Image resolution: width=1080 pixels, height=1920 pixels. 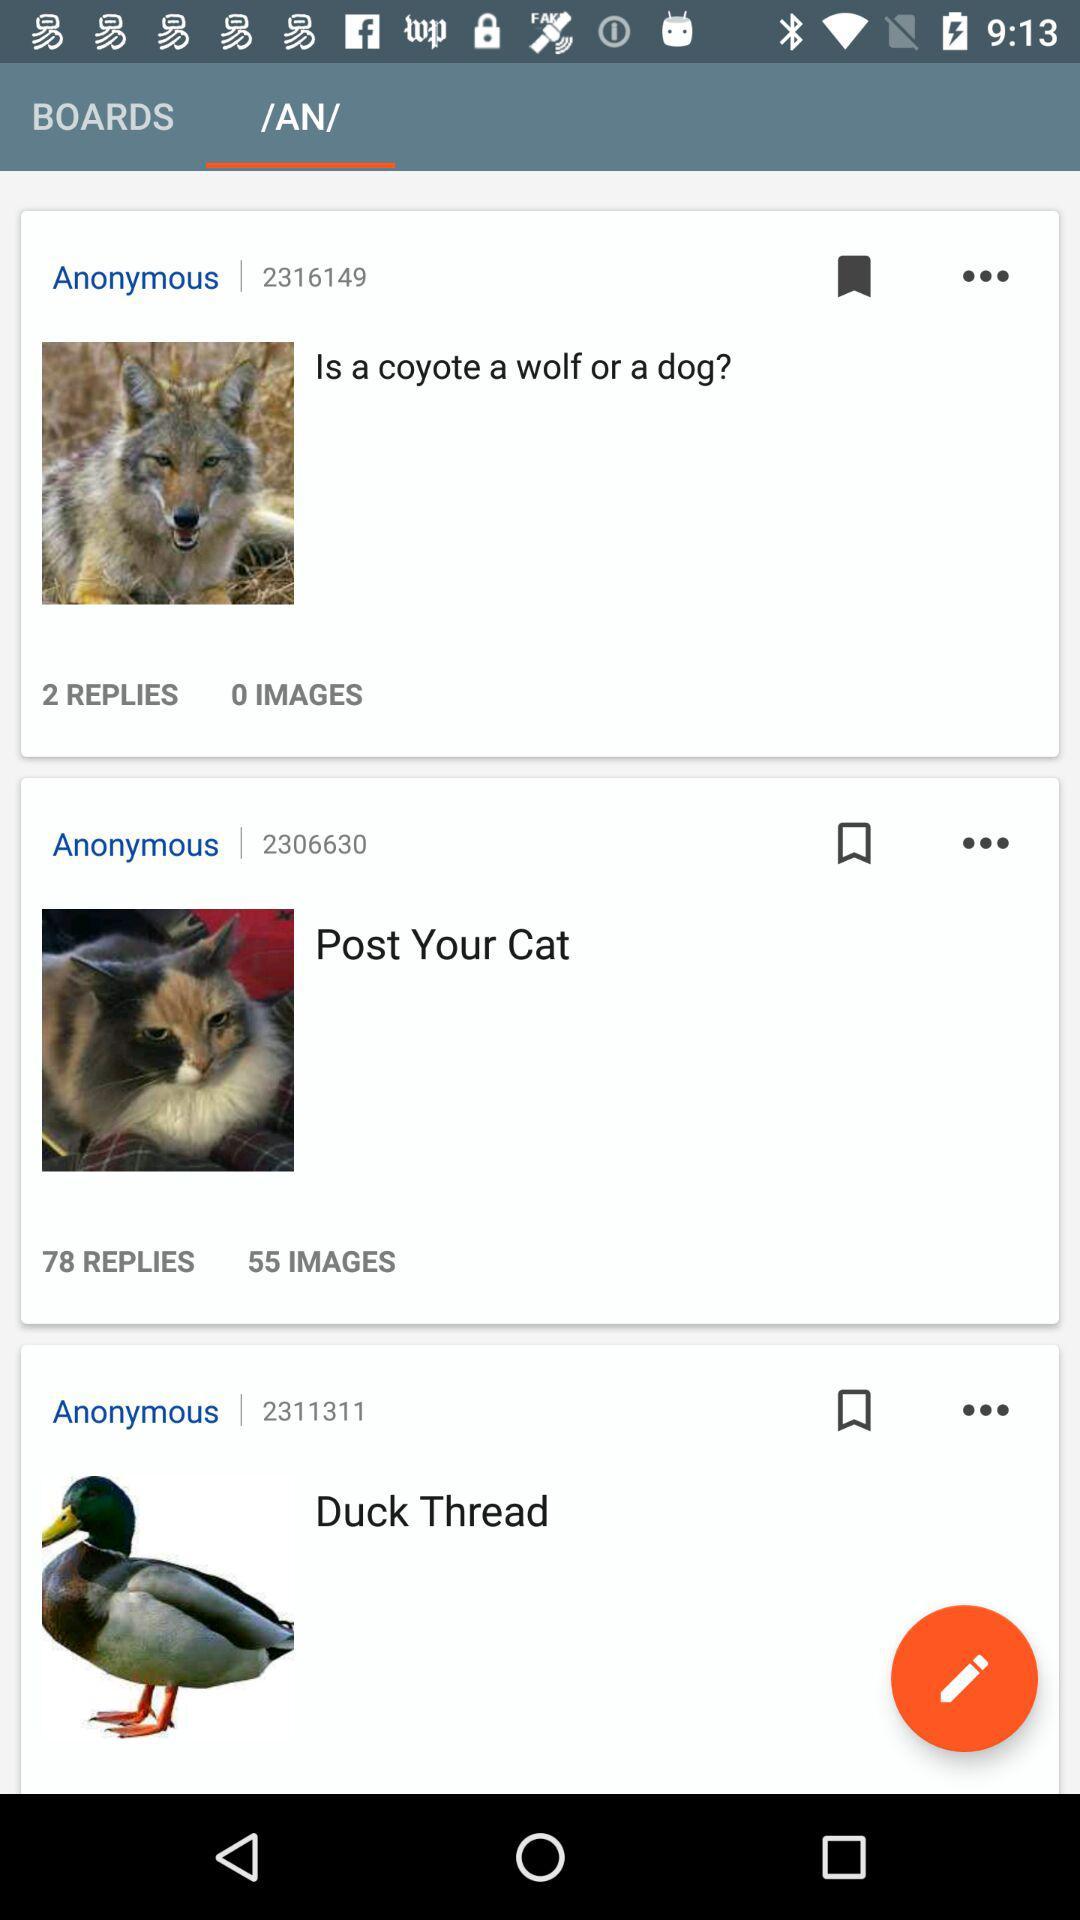 What do you see at coordinates (984, 1409) in the screenshot?
I see `the icon above the duck thread` at bounding box center [984, 1409].